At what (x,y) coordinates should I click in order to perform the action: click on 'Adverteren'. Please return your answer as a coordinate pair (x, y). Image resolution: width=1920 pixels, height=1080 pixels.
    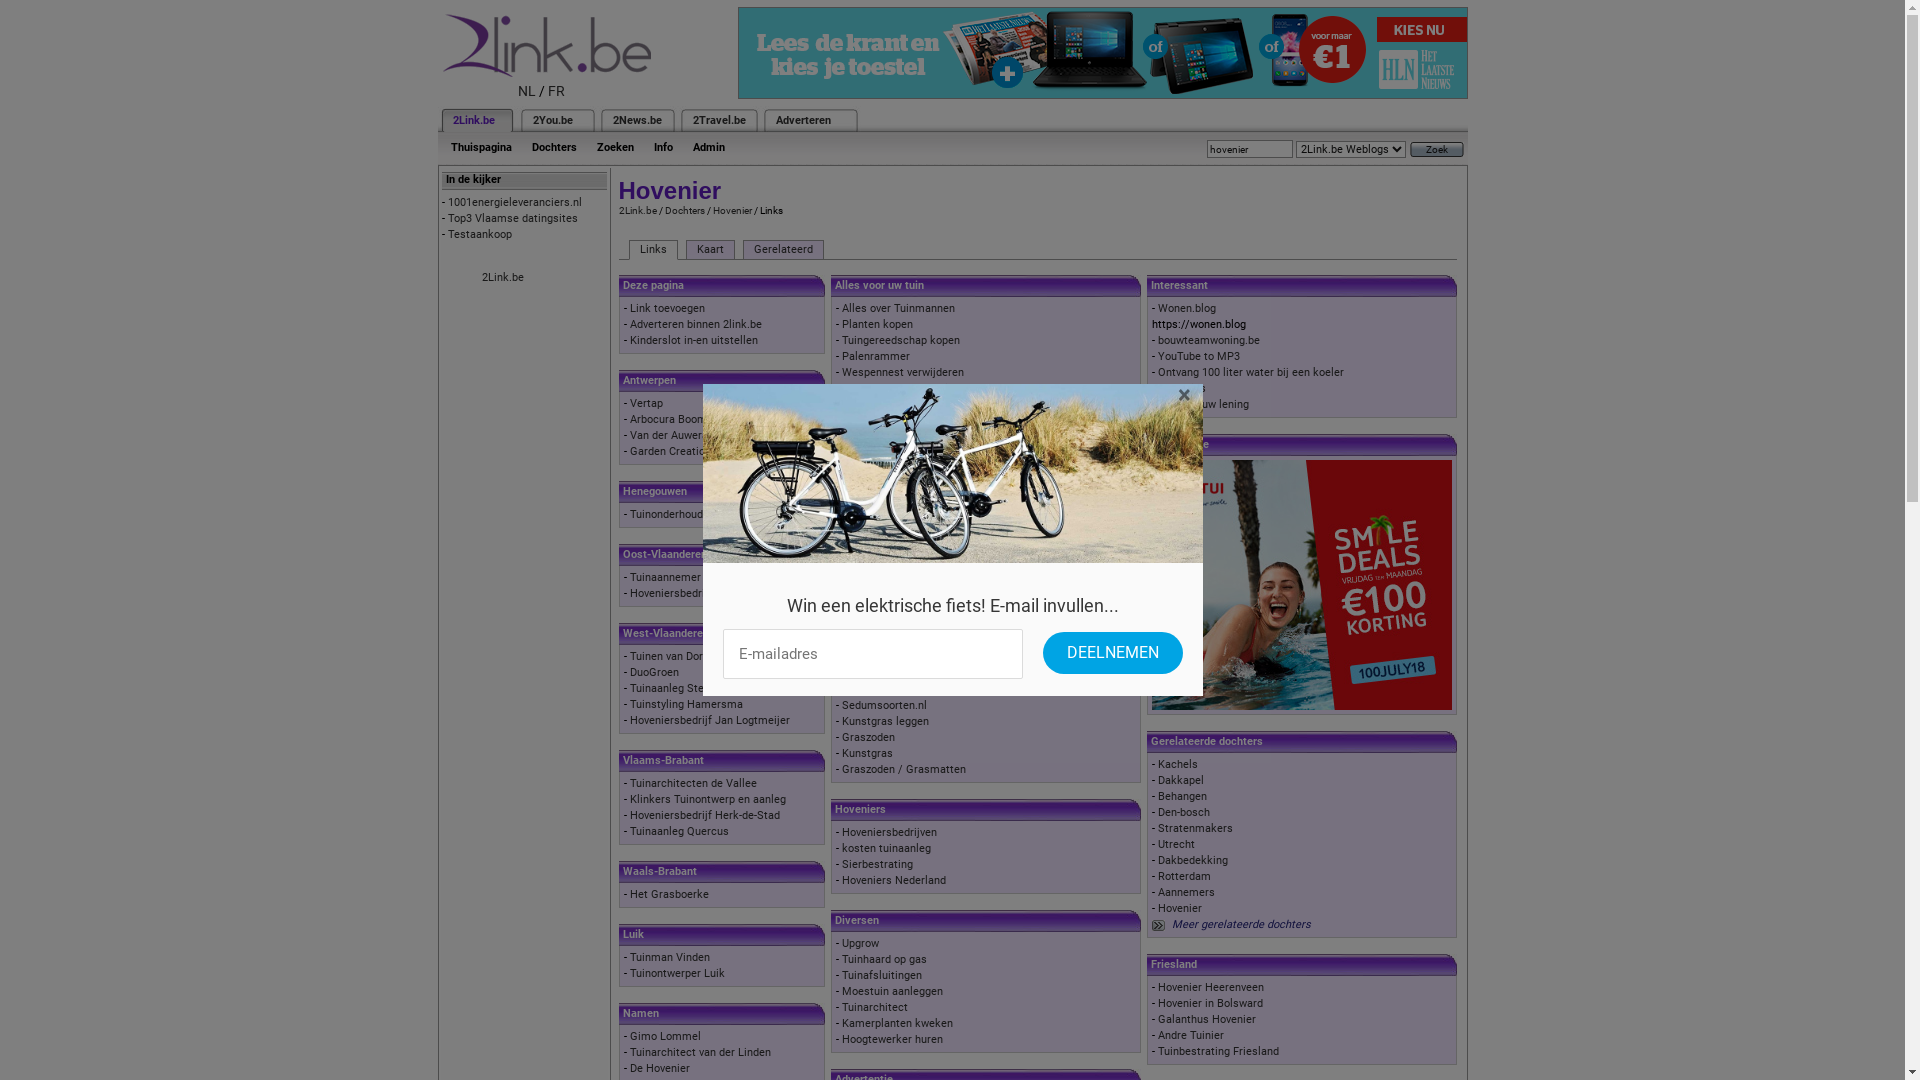
    Looking at the image, I should click on (803, 120).